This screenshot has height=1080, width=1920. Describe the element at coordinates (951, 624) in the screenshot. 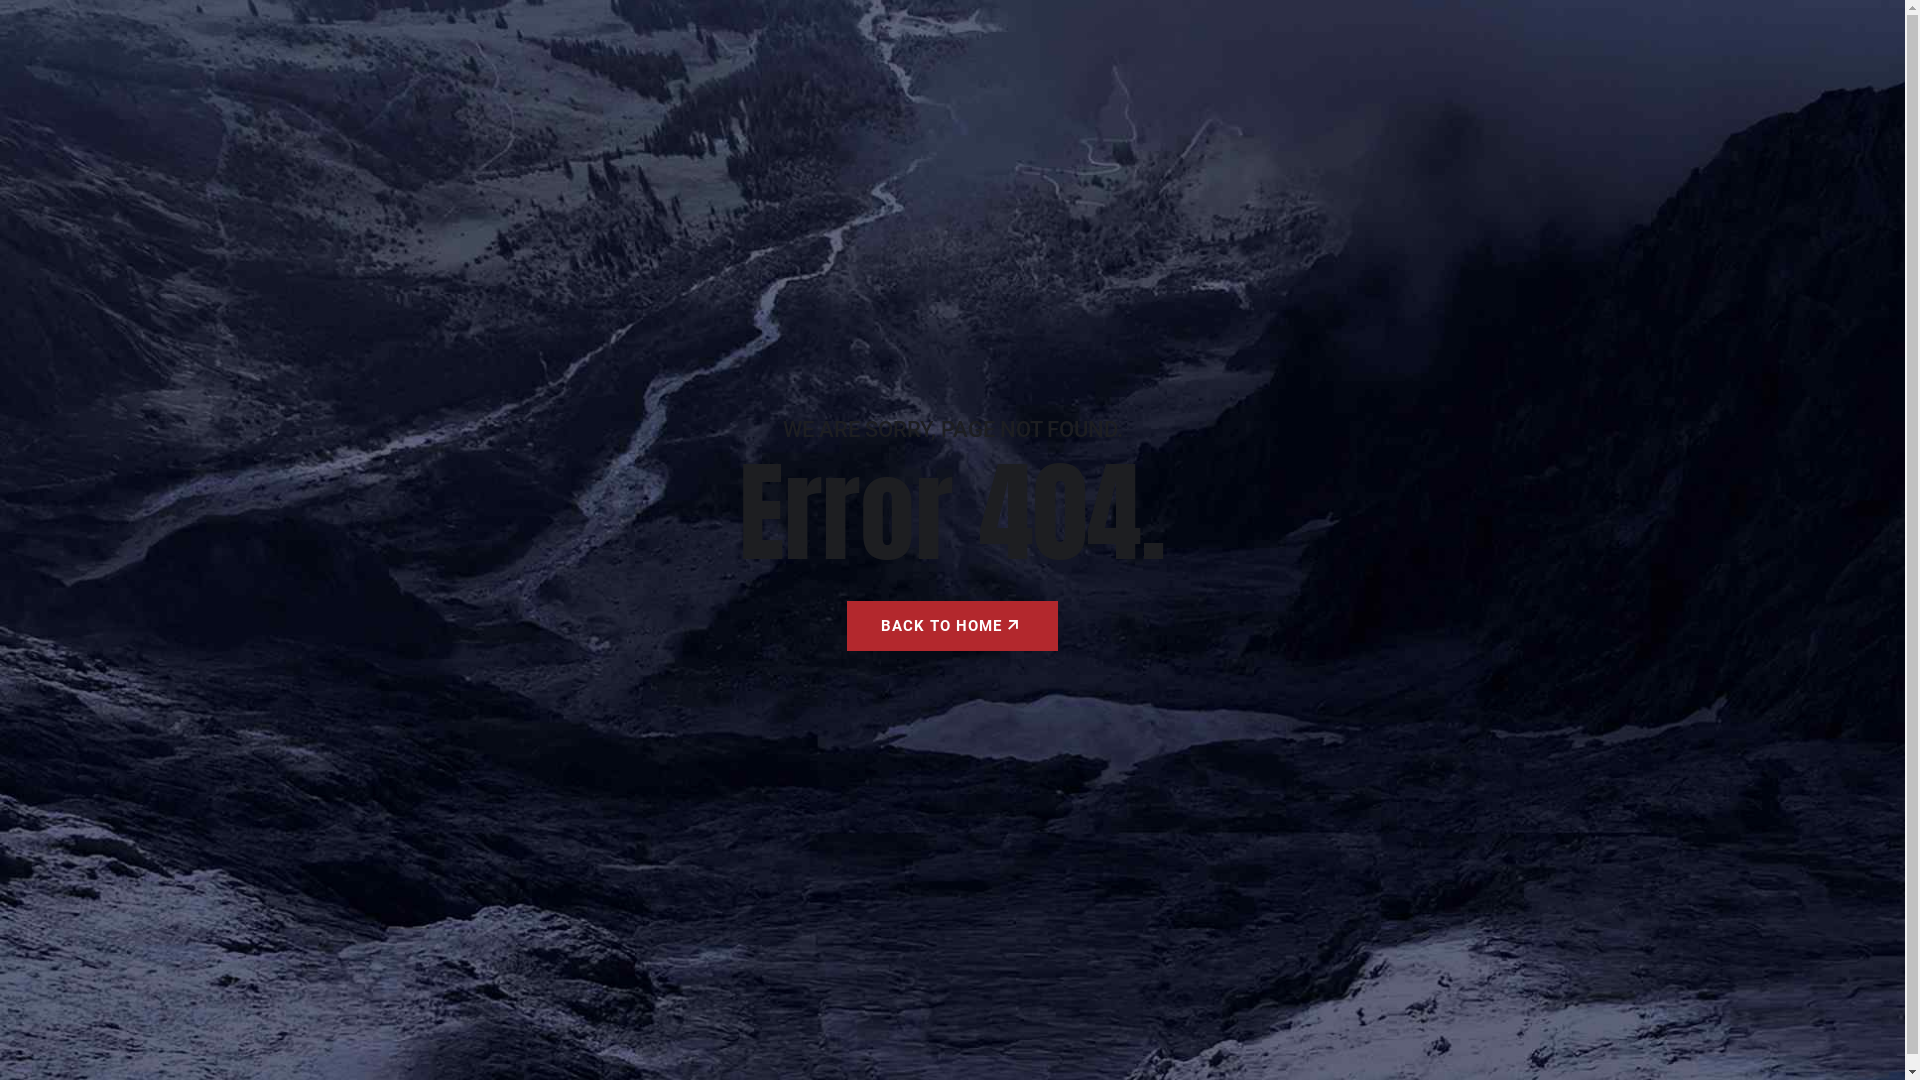

I see `'BACK TO HOME'` at that location.